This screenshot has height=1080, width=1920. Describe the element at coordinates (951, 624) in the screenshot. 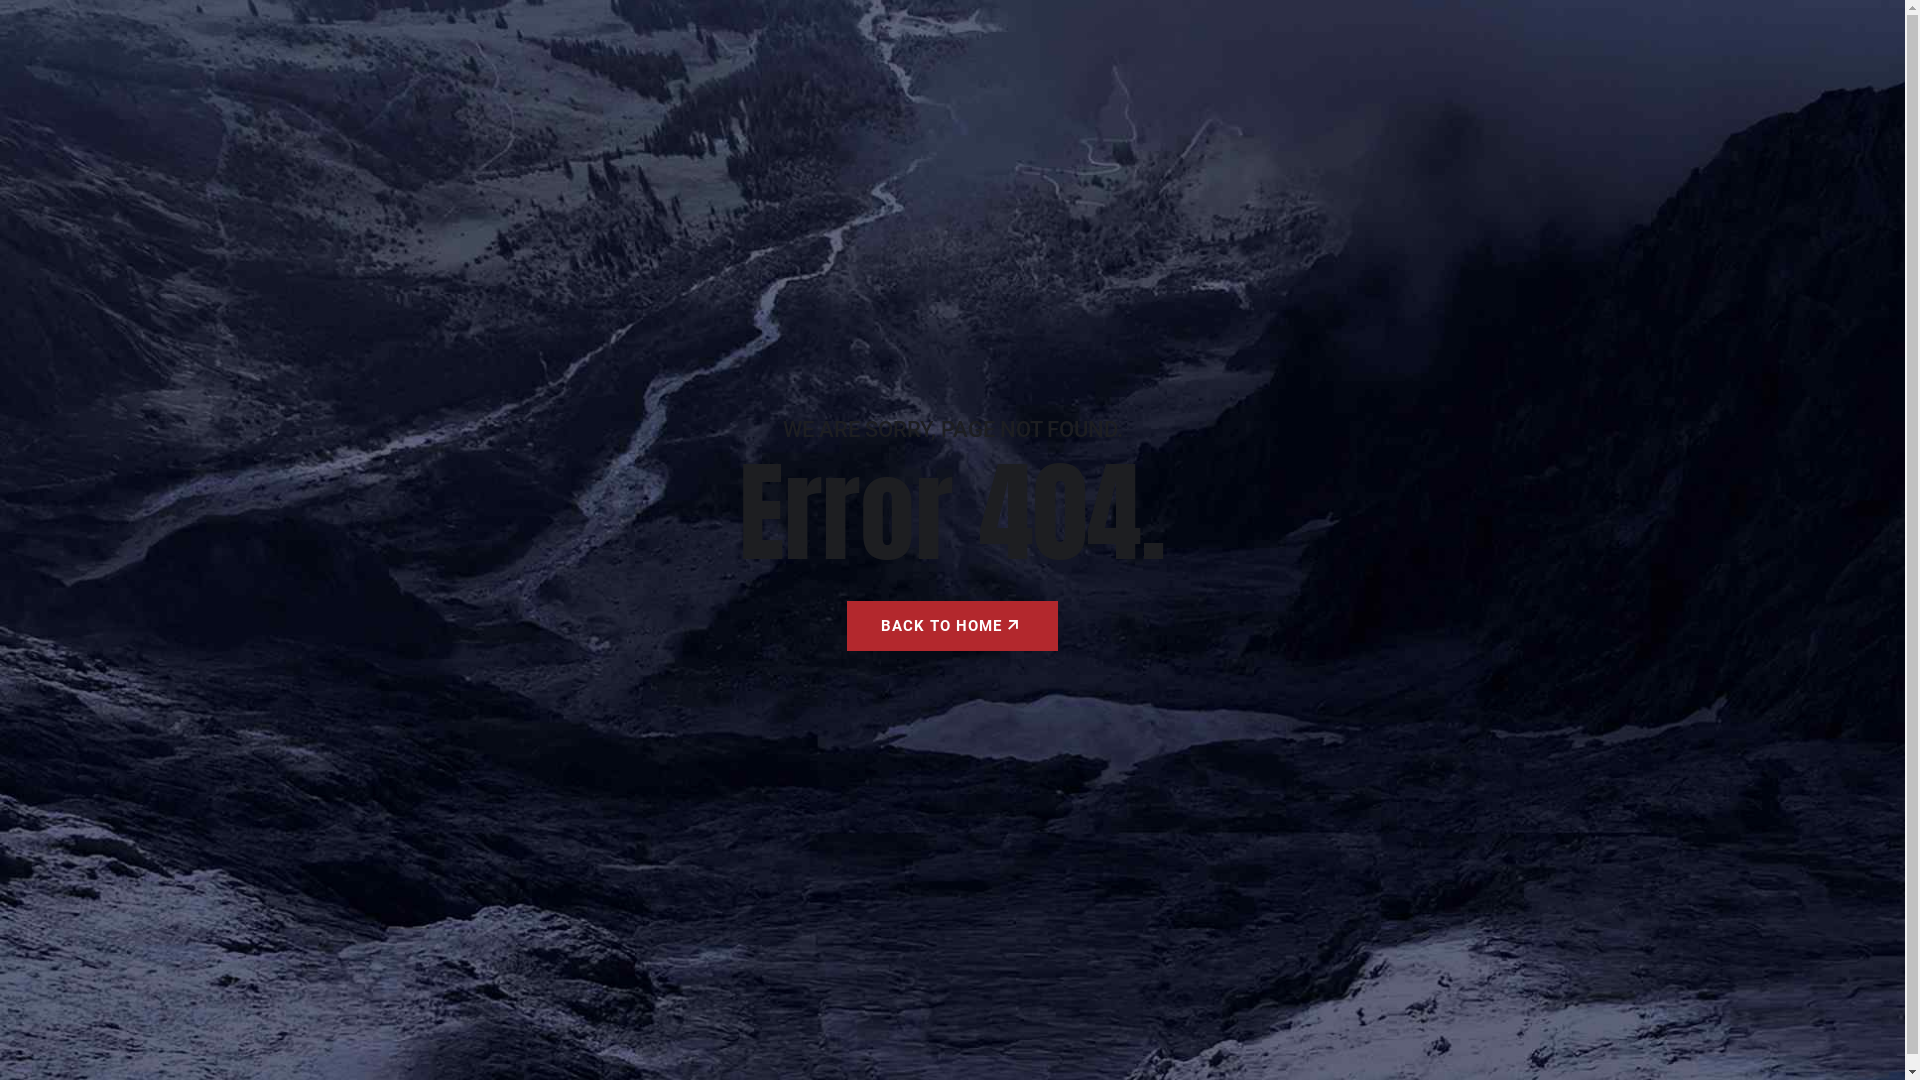

I see `'BACK TO HOME'` at that location.